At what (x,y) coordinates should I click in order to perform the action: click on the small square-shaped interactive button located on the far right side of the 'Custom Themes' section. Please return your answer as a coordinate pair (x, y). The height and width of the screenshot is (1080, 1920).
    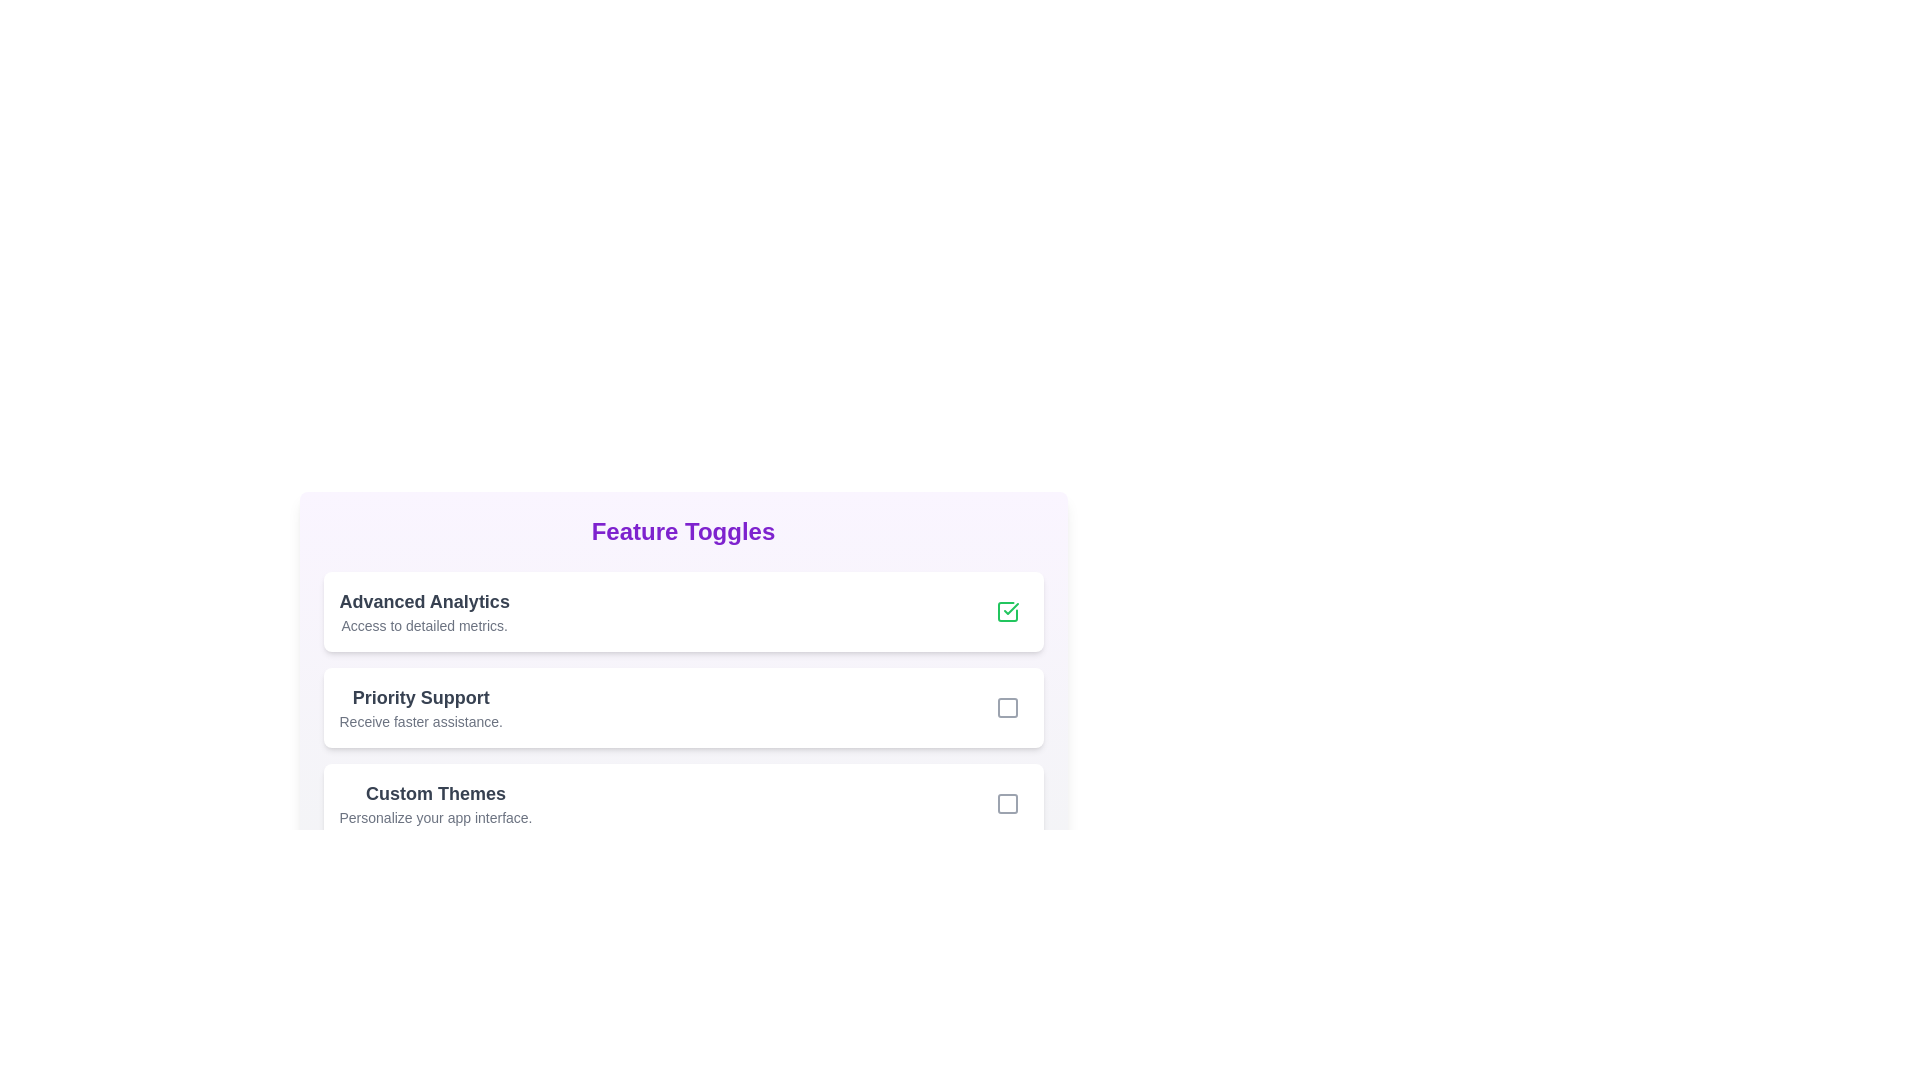
    Looking at the image, I should click on (1007, 802).